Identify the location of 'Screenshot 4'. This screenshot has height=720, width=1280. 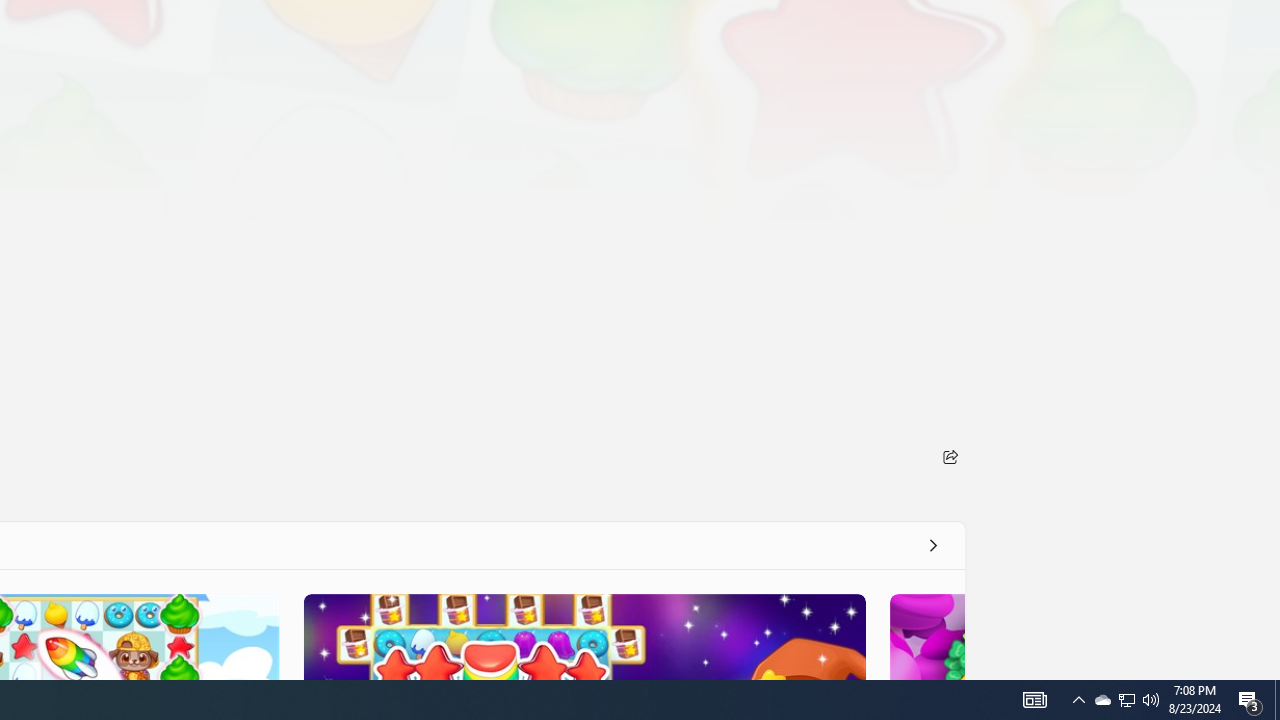
(925, 636).